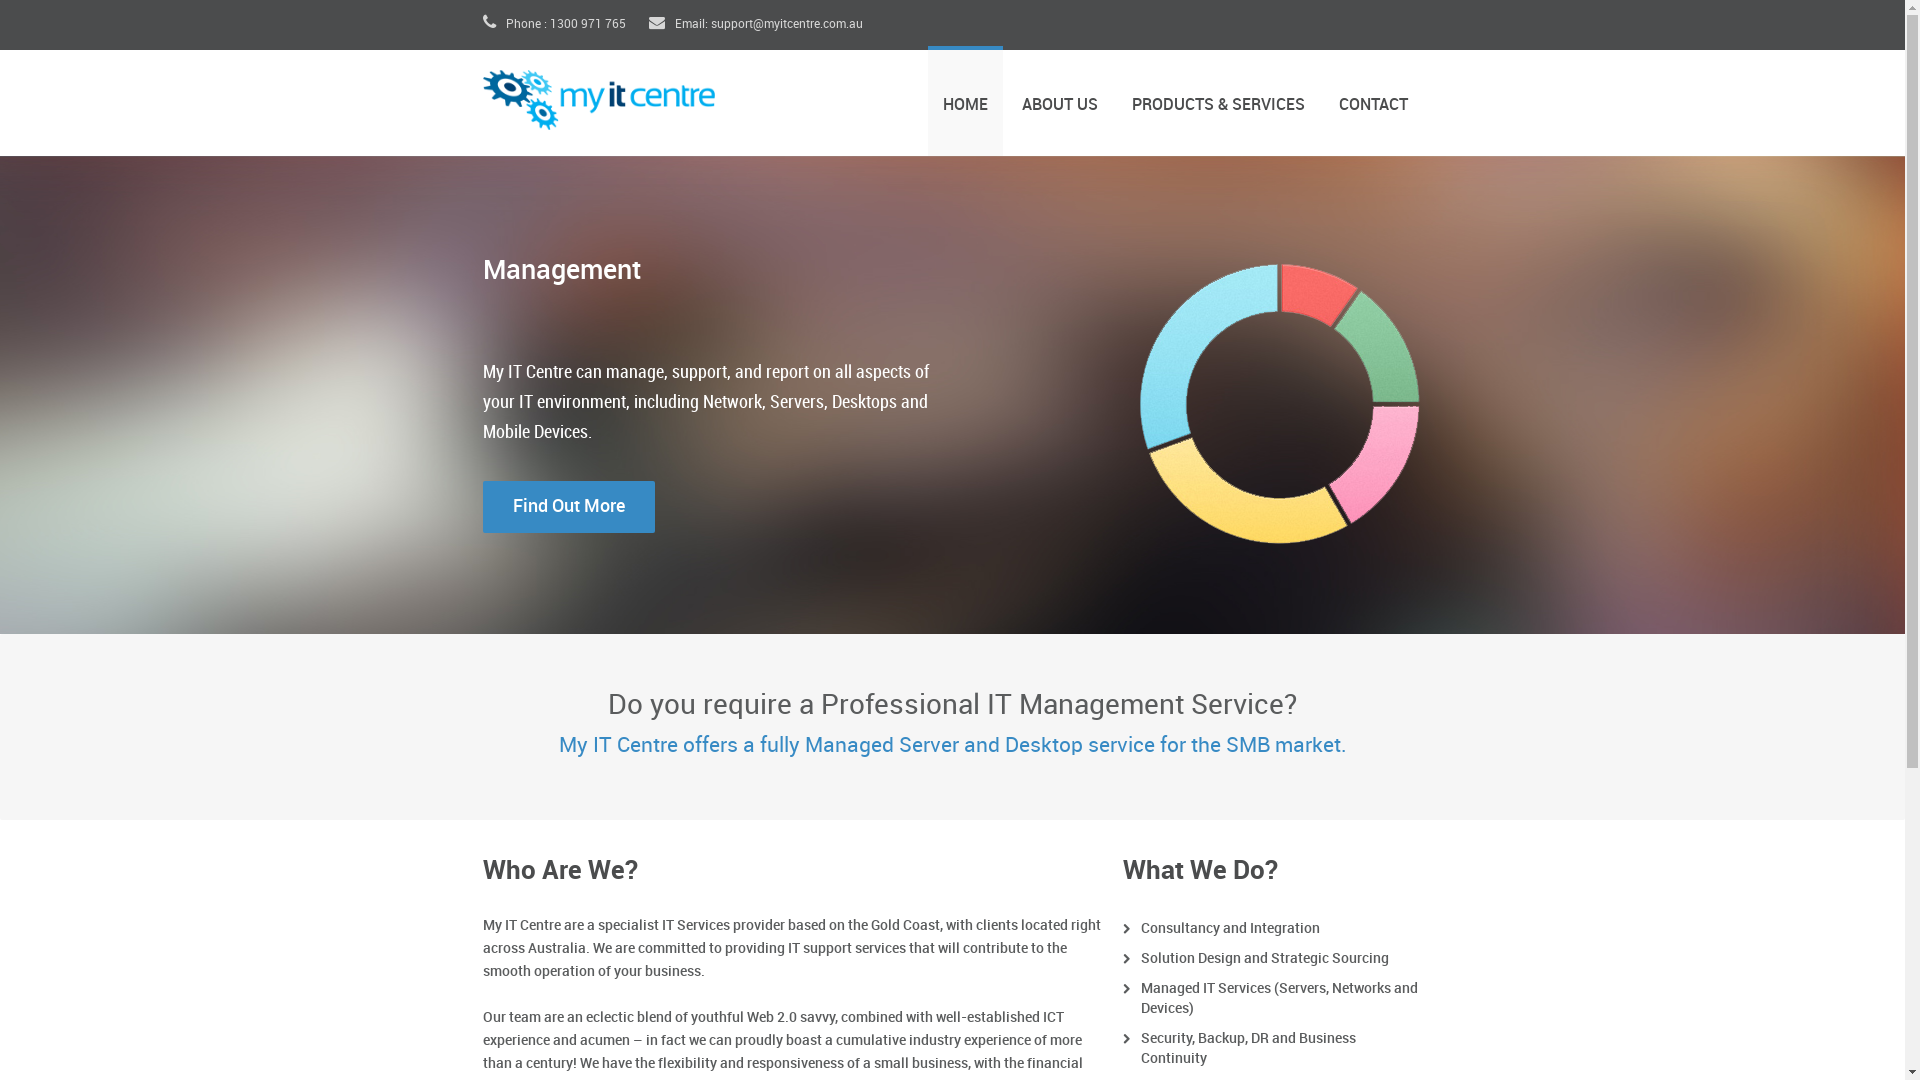 The height and width of the screenshot is (1080, 1920). Describe the element at coordinates (926, 100) in the screenshot. I see `'HOME'` at that location.